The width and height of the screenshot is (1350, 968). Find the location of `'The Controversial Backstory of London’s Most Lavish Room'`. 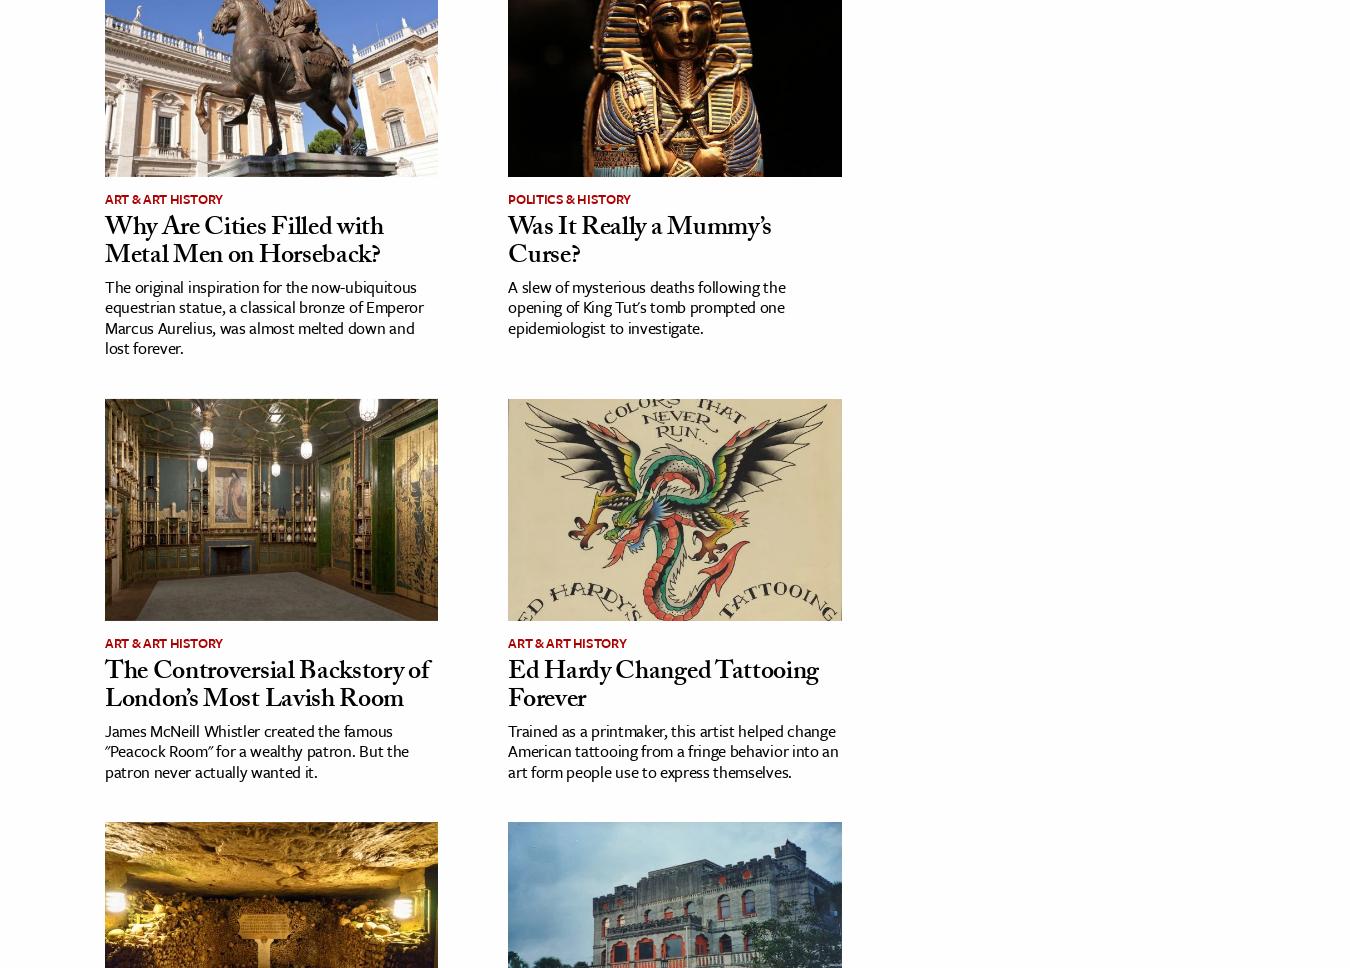

'The Controversial Backstory of London’s Most Lavish Room' is located at coordinates (265, 686).